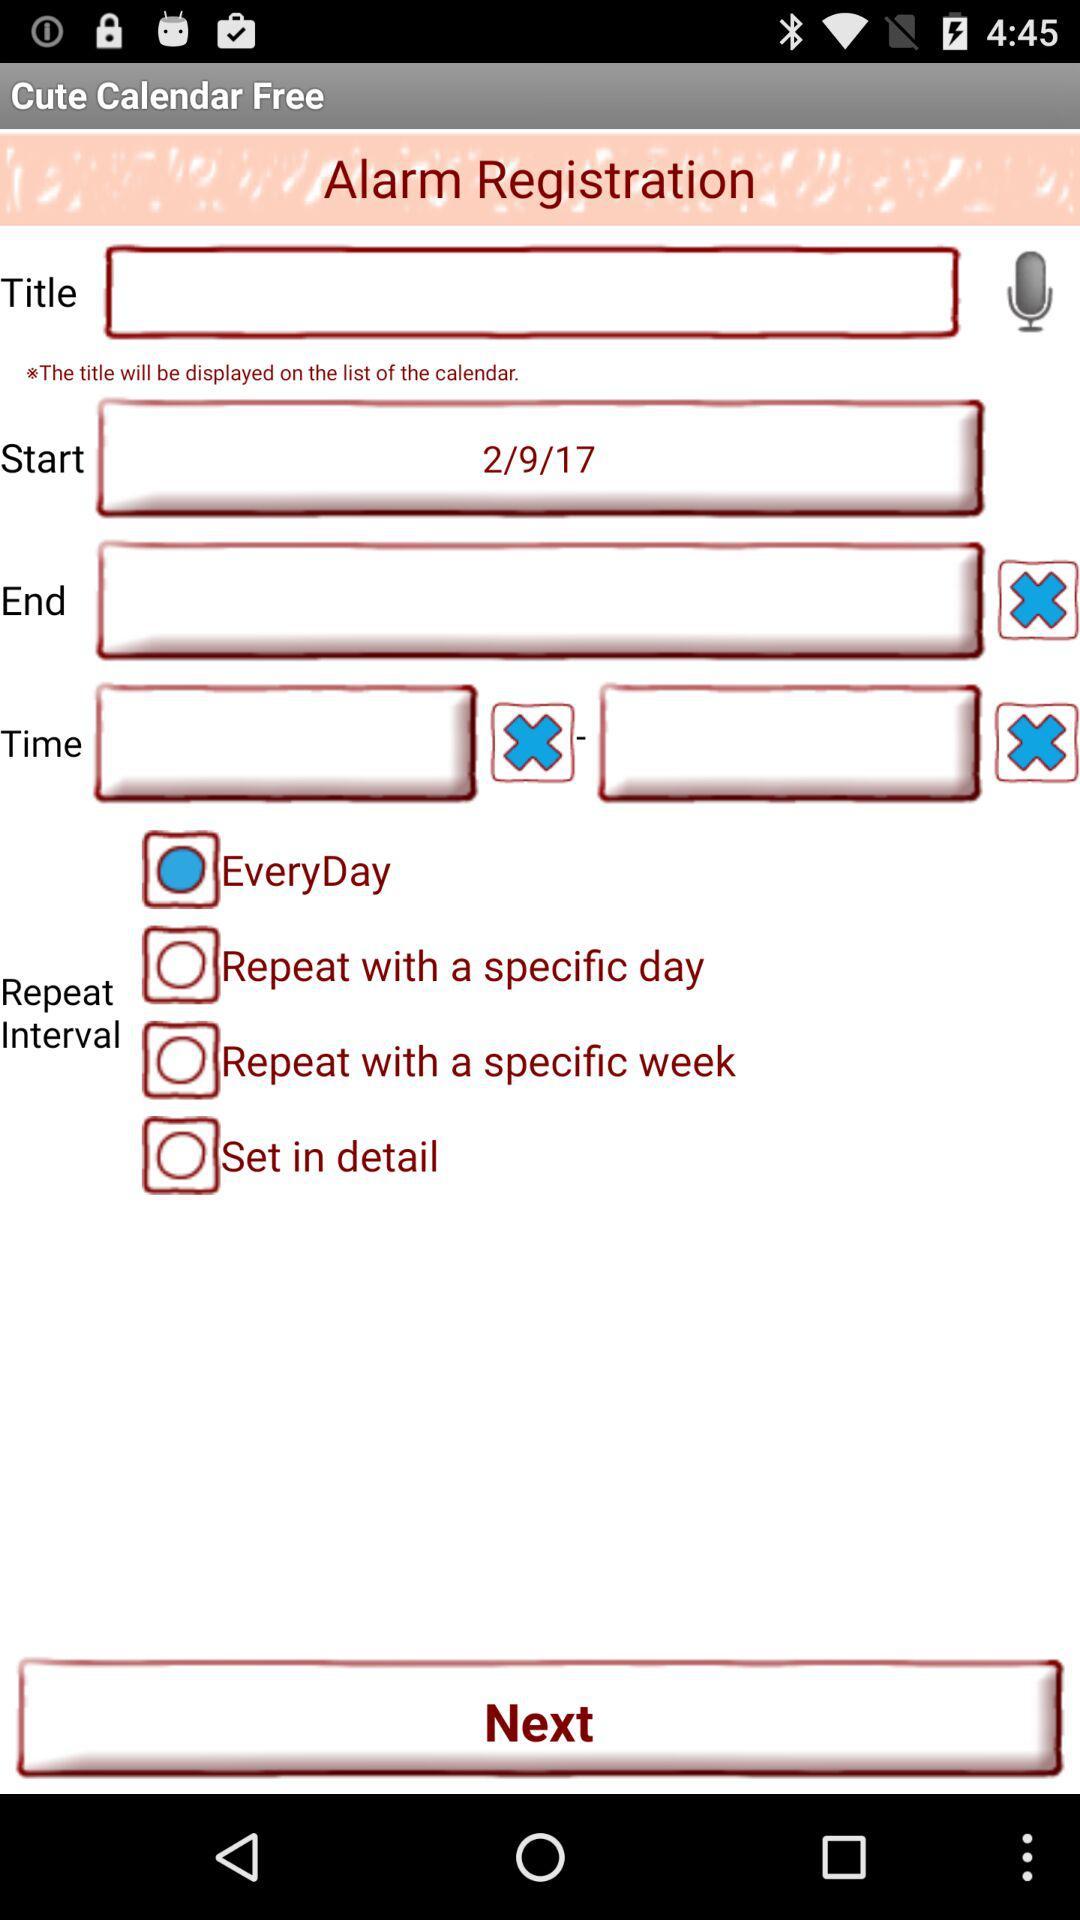 Image resolution: width=1080 pixels, height=1920 pixels. Describe the element at coordinates (531, 290) in the screenshot. I see `alarm title` at that location.